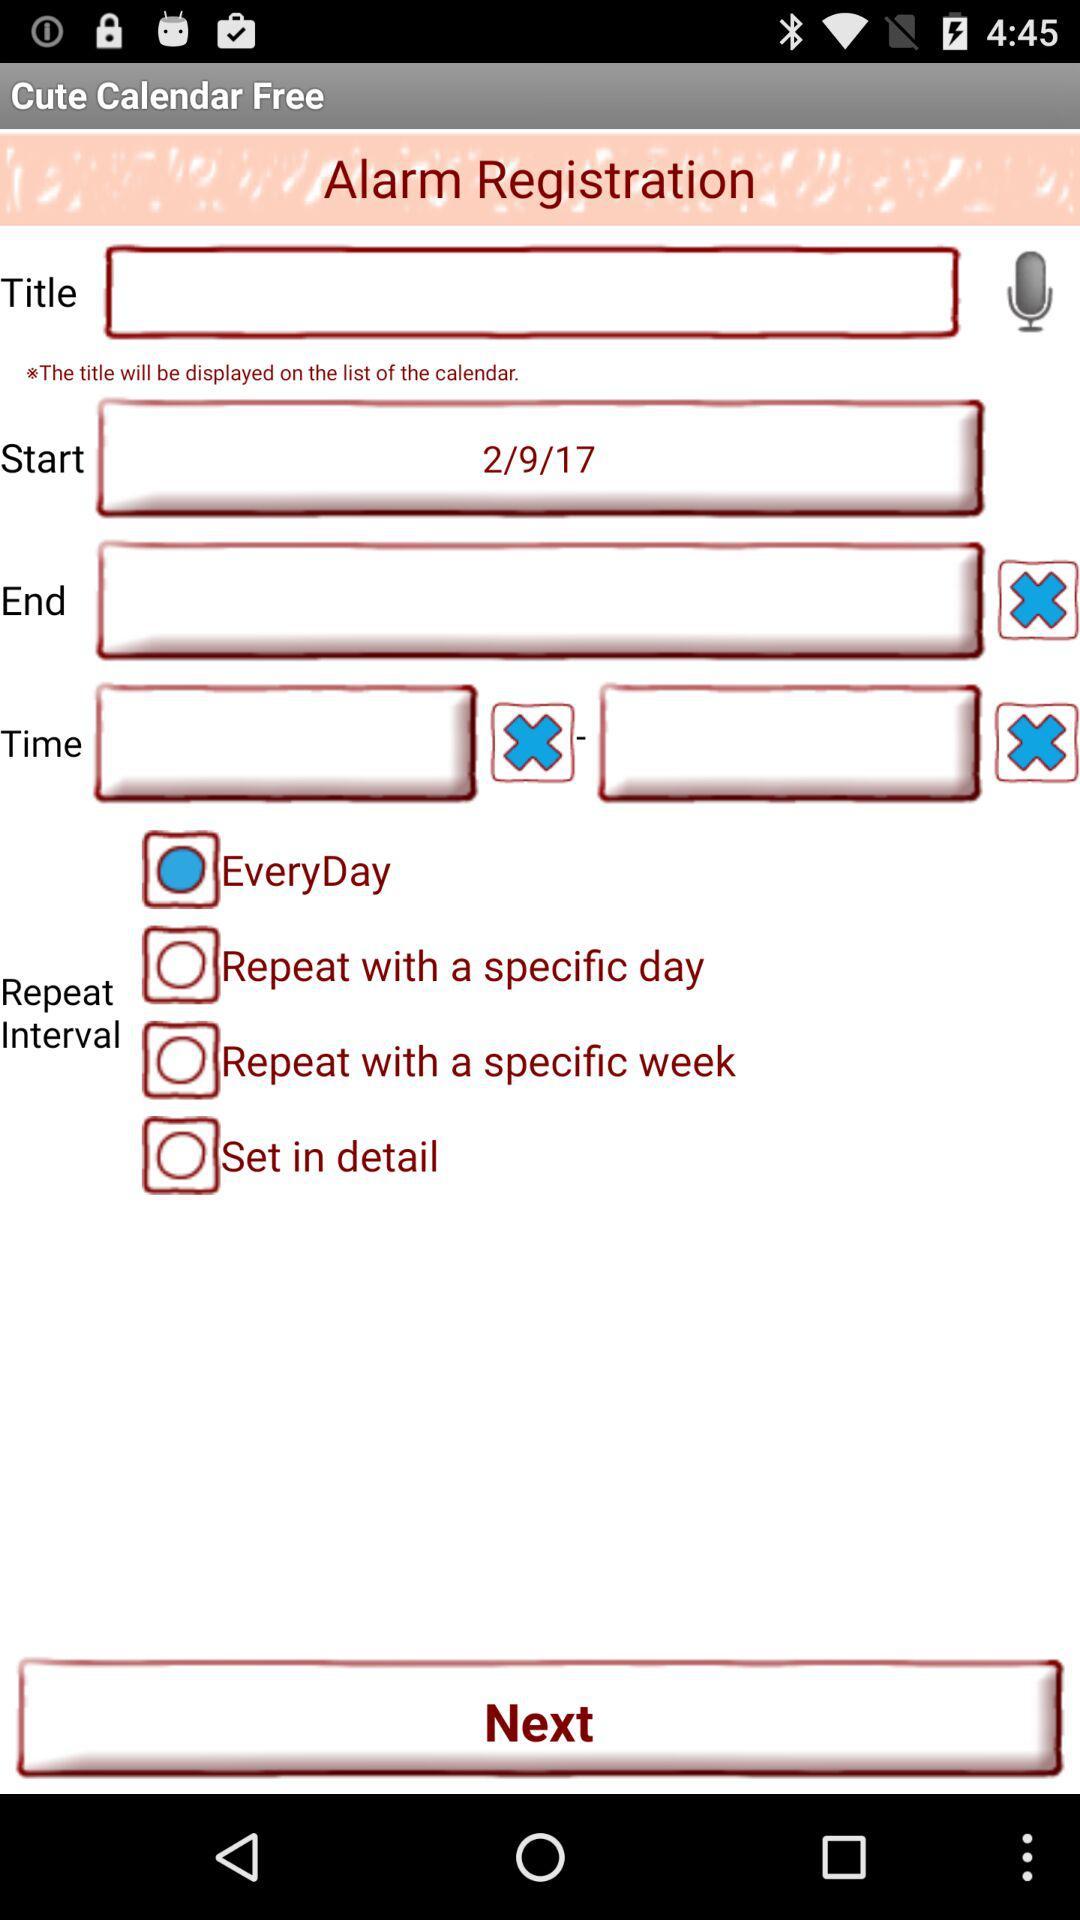 Image resolution: width=1080 pixels, height=1920 pixels. Describe the element at coordinates (531, 290) in the screenshot. I see `alarm title` at that location.